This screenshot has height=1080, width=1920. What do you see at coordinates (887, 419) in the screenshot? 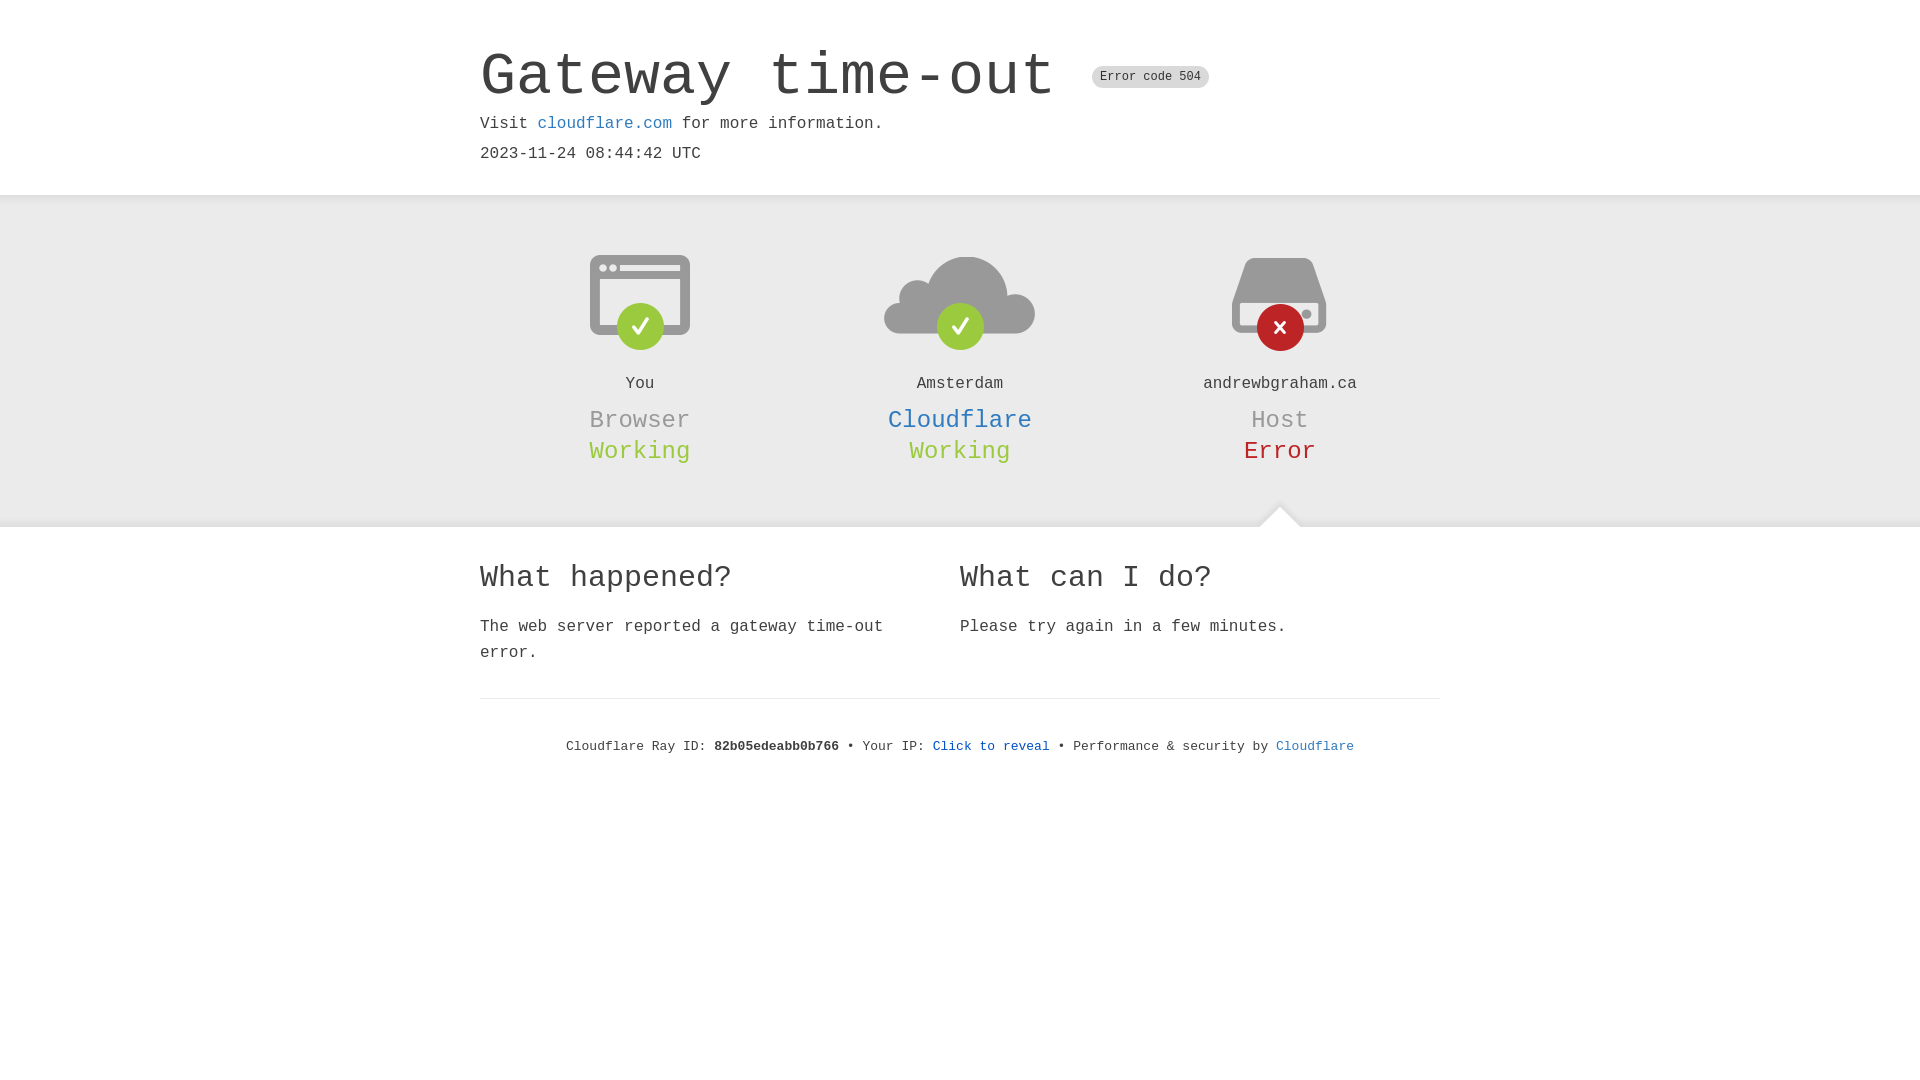
I see `'Cloudflare'` at bounding box center [887, 419].